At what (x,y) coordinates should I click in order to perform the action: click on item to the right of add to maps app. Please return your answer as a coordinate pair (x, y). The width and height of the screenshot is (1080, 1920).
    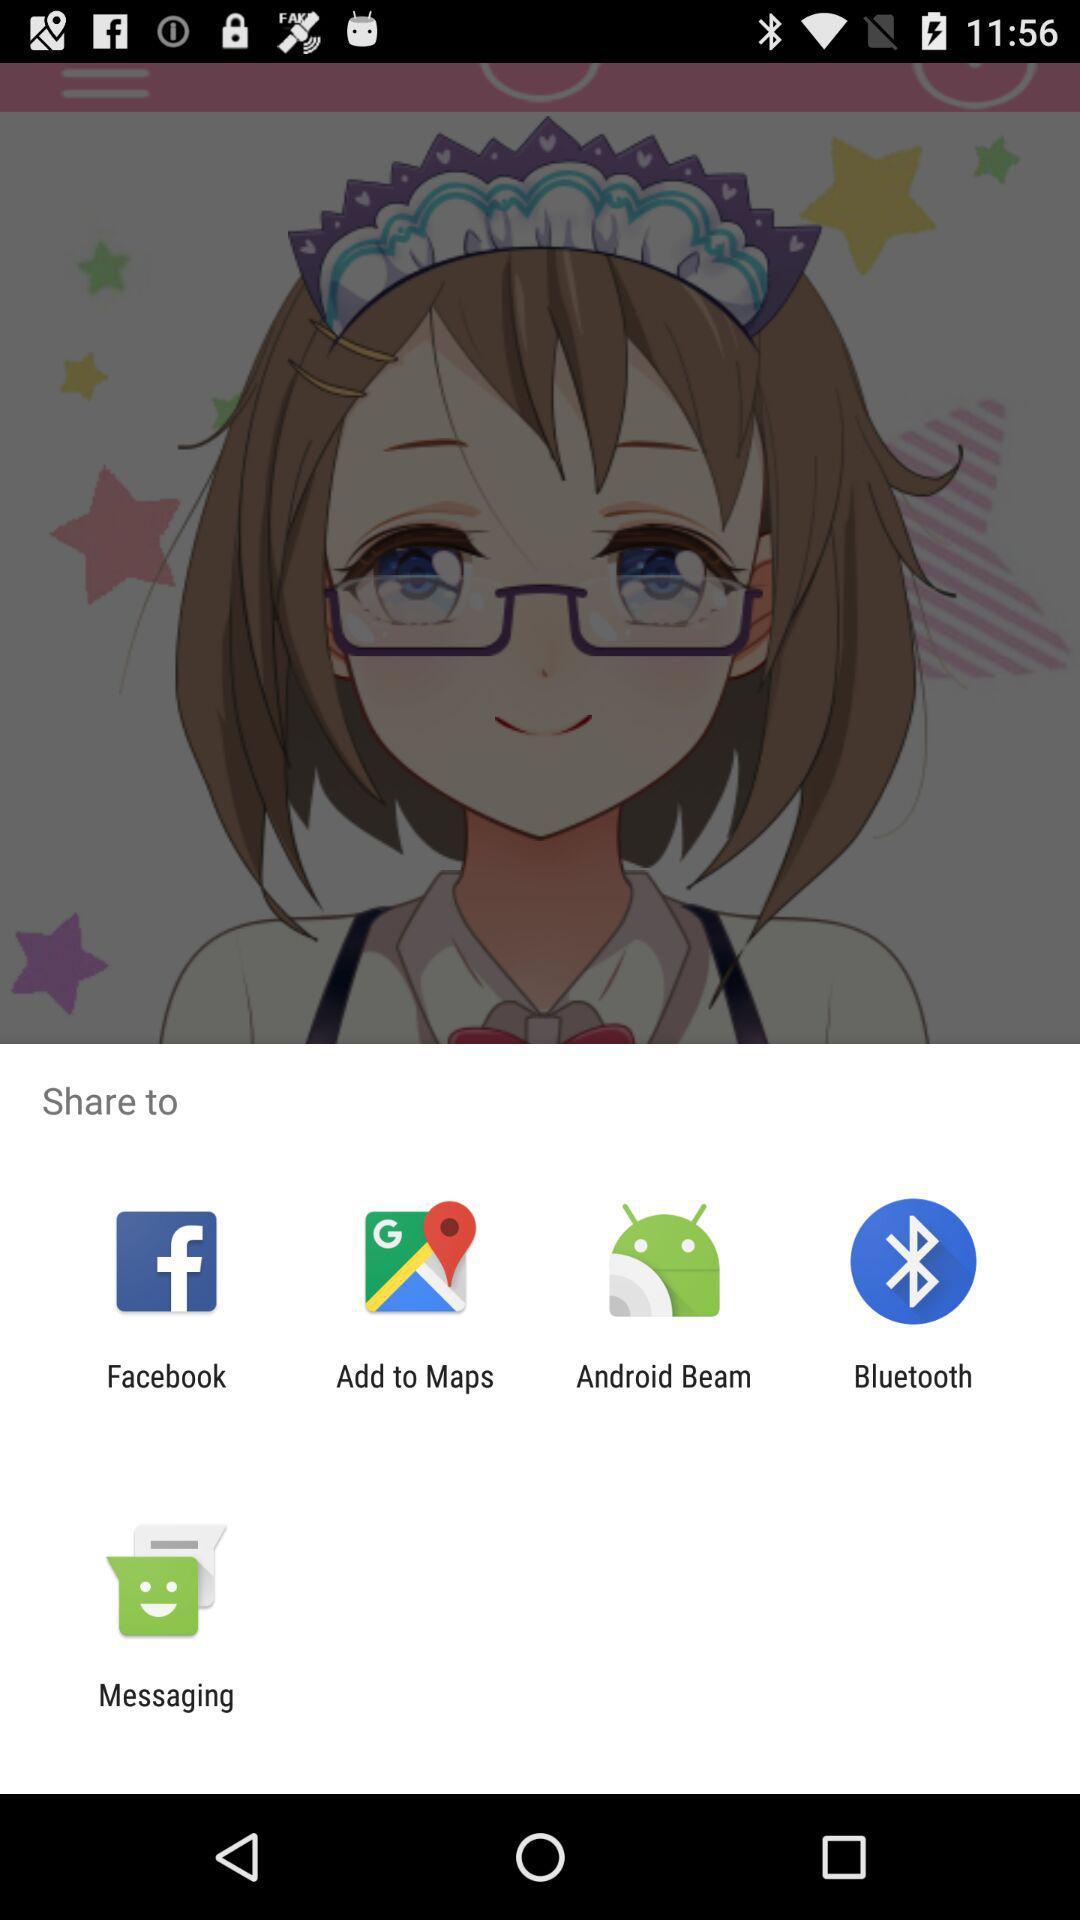
    Looking at the image, I should click on (664, 1392).